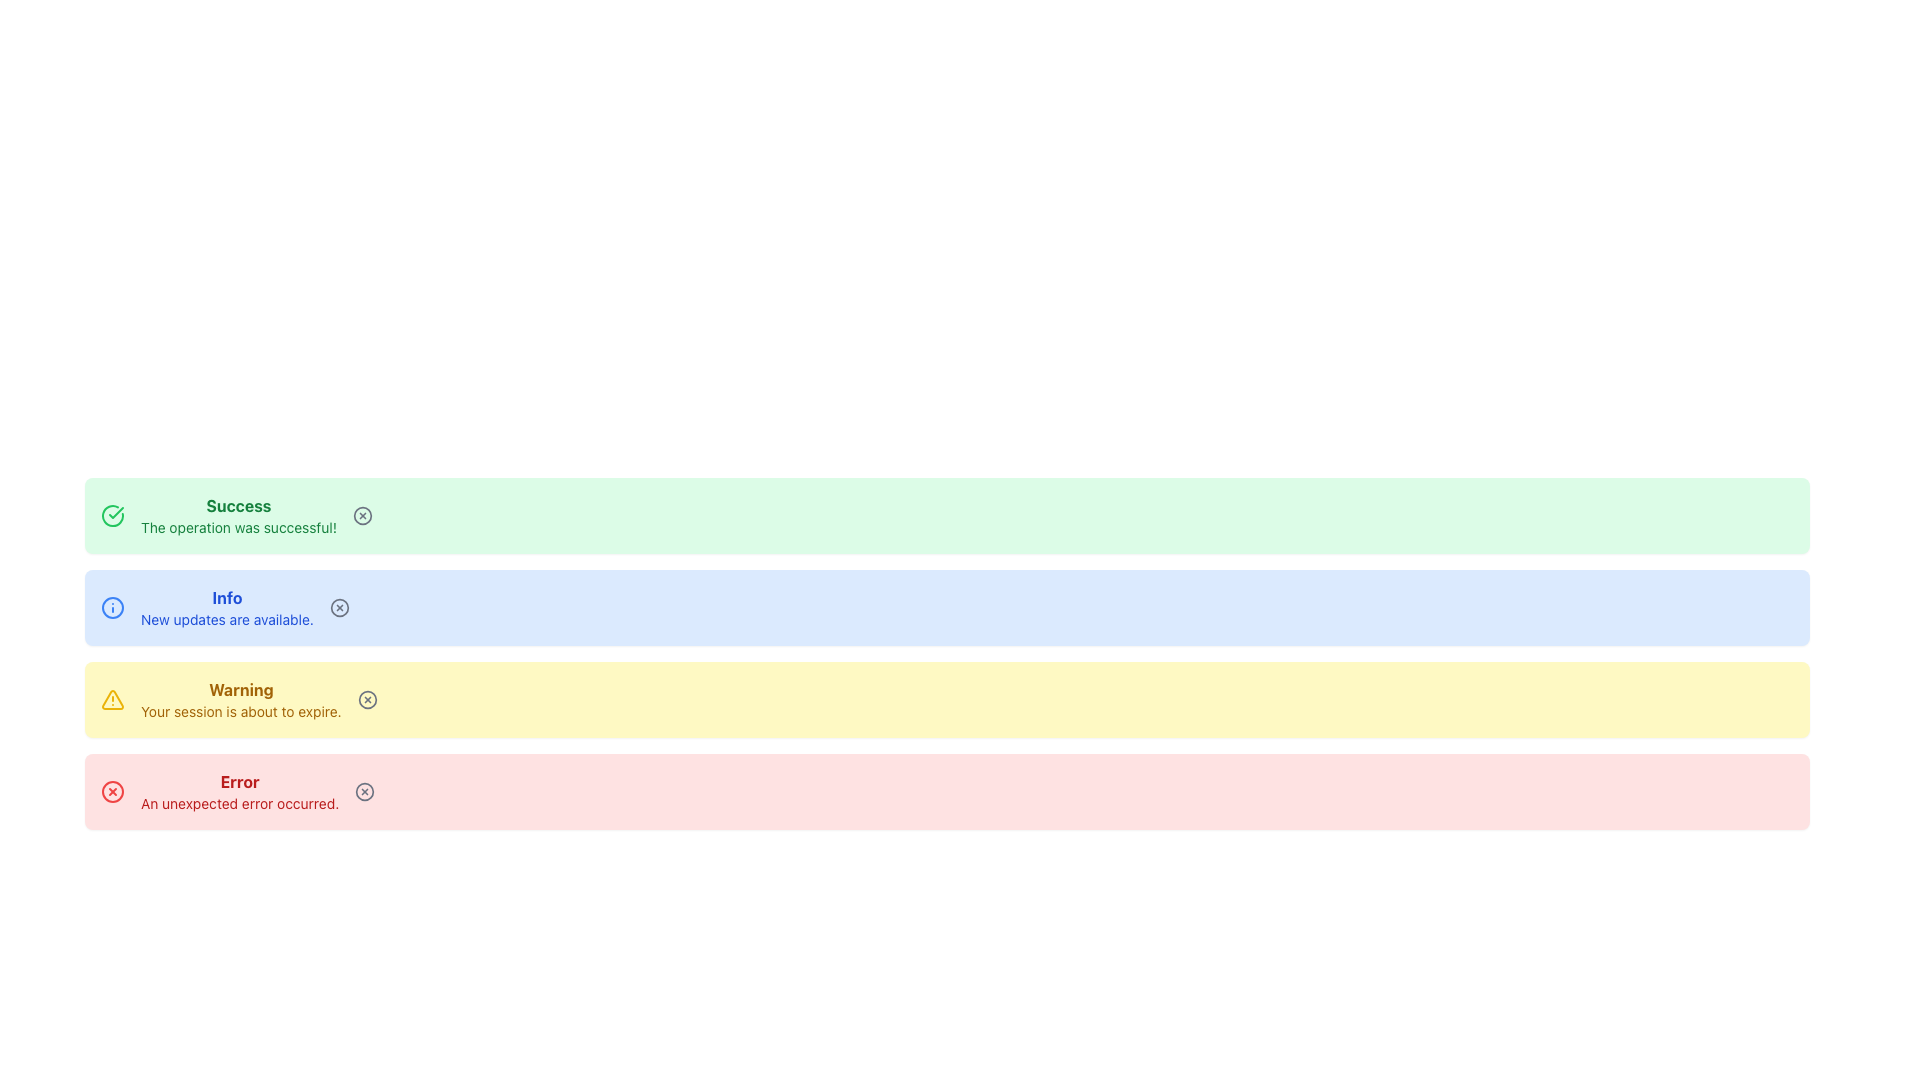 The width and height of the screenshot is (1920, 1080). What do you see at coordinates (240, 698) in the screenshot?
I see `notification text block warning about impending session expiration, located in the third row of the notification list, centered between 'Info' and 'Error' notifications` at bounding box center [240, 698].